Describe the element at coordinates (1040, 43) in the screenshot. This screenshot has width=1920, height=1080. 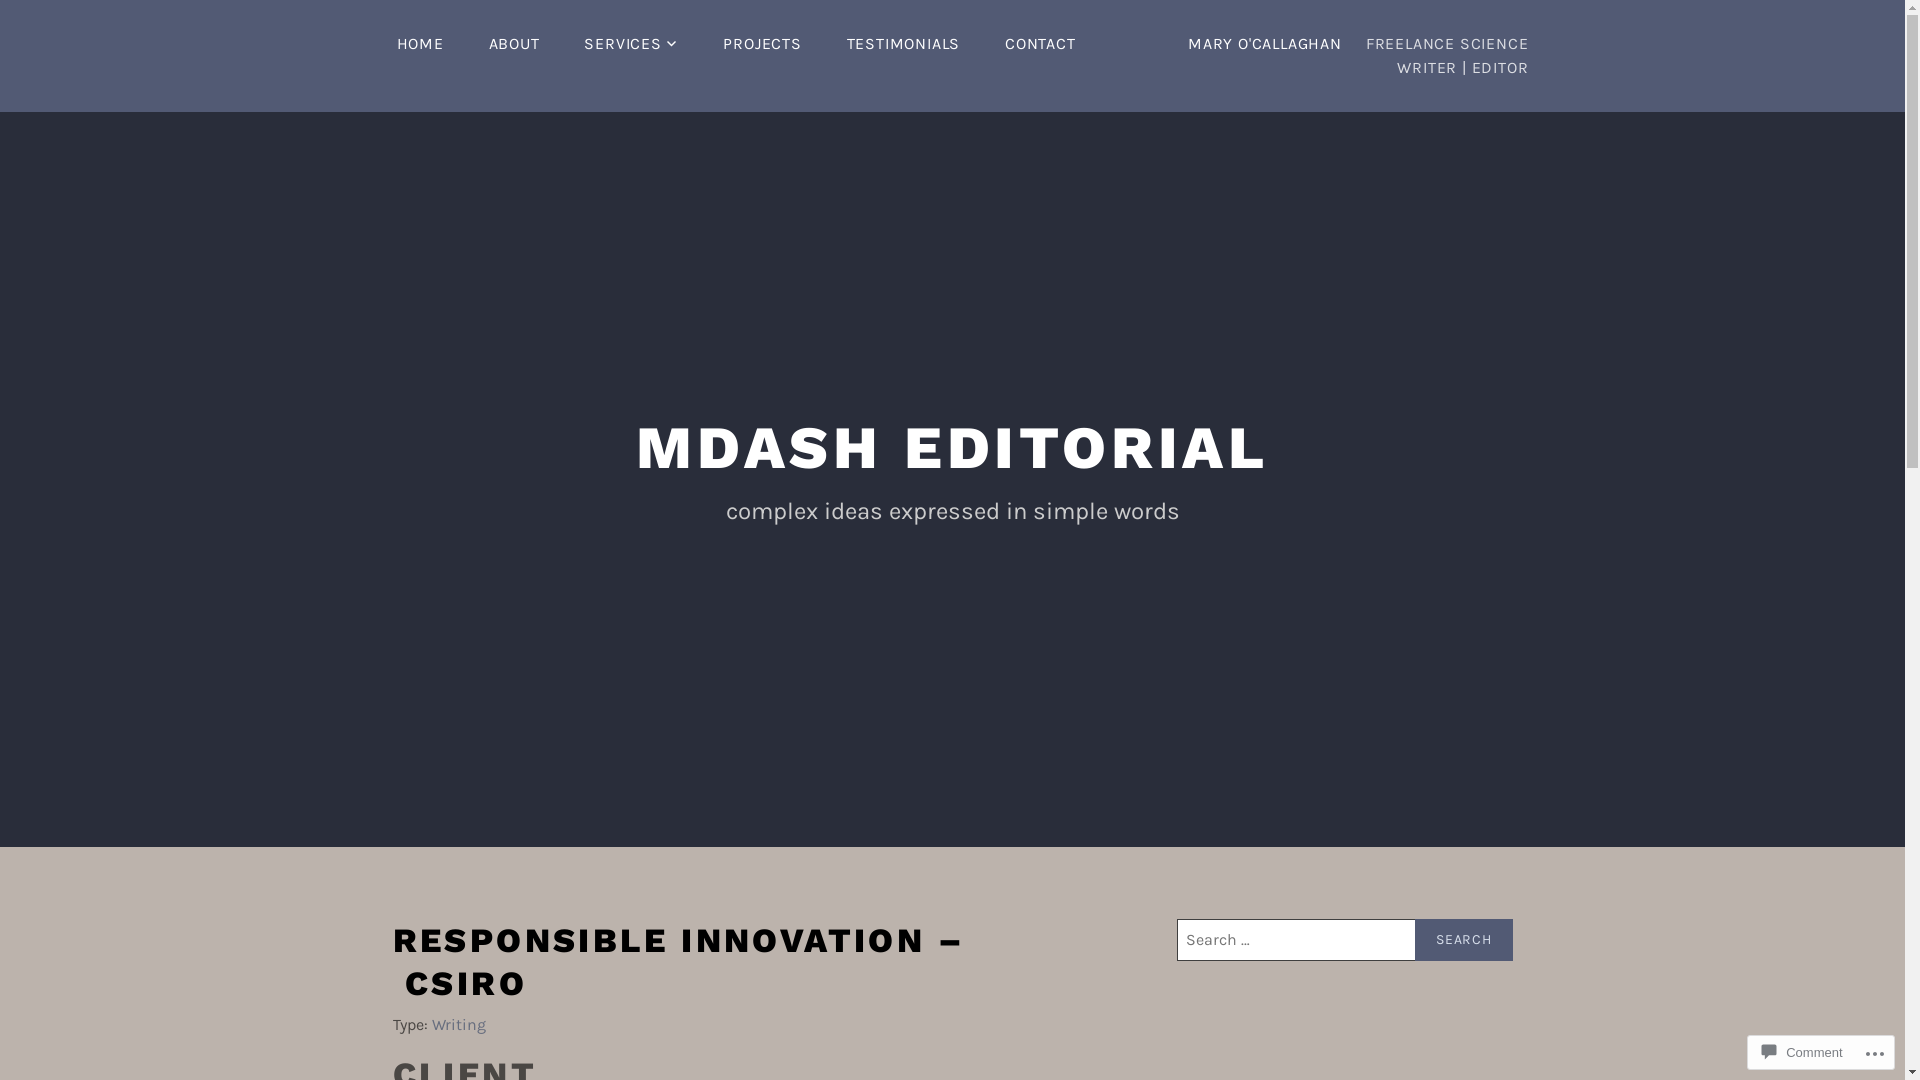
I see `'CONTACT'` at that location.